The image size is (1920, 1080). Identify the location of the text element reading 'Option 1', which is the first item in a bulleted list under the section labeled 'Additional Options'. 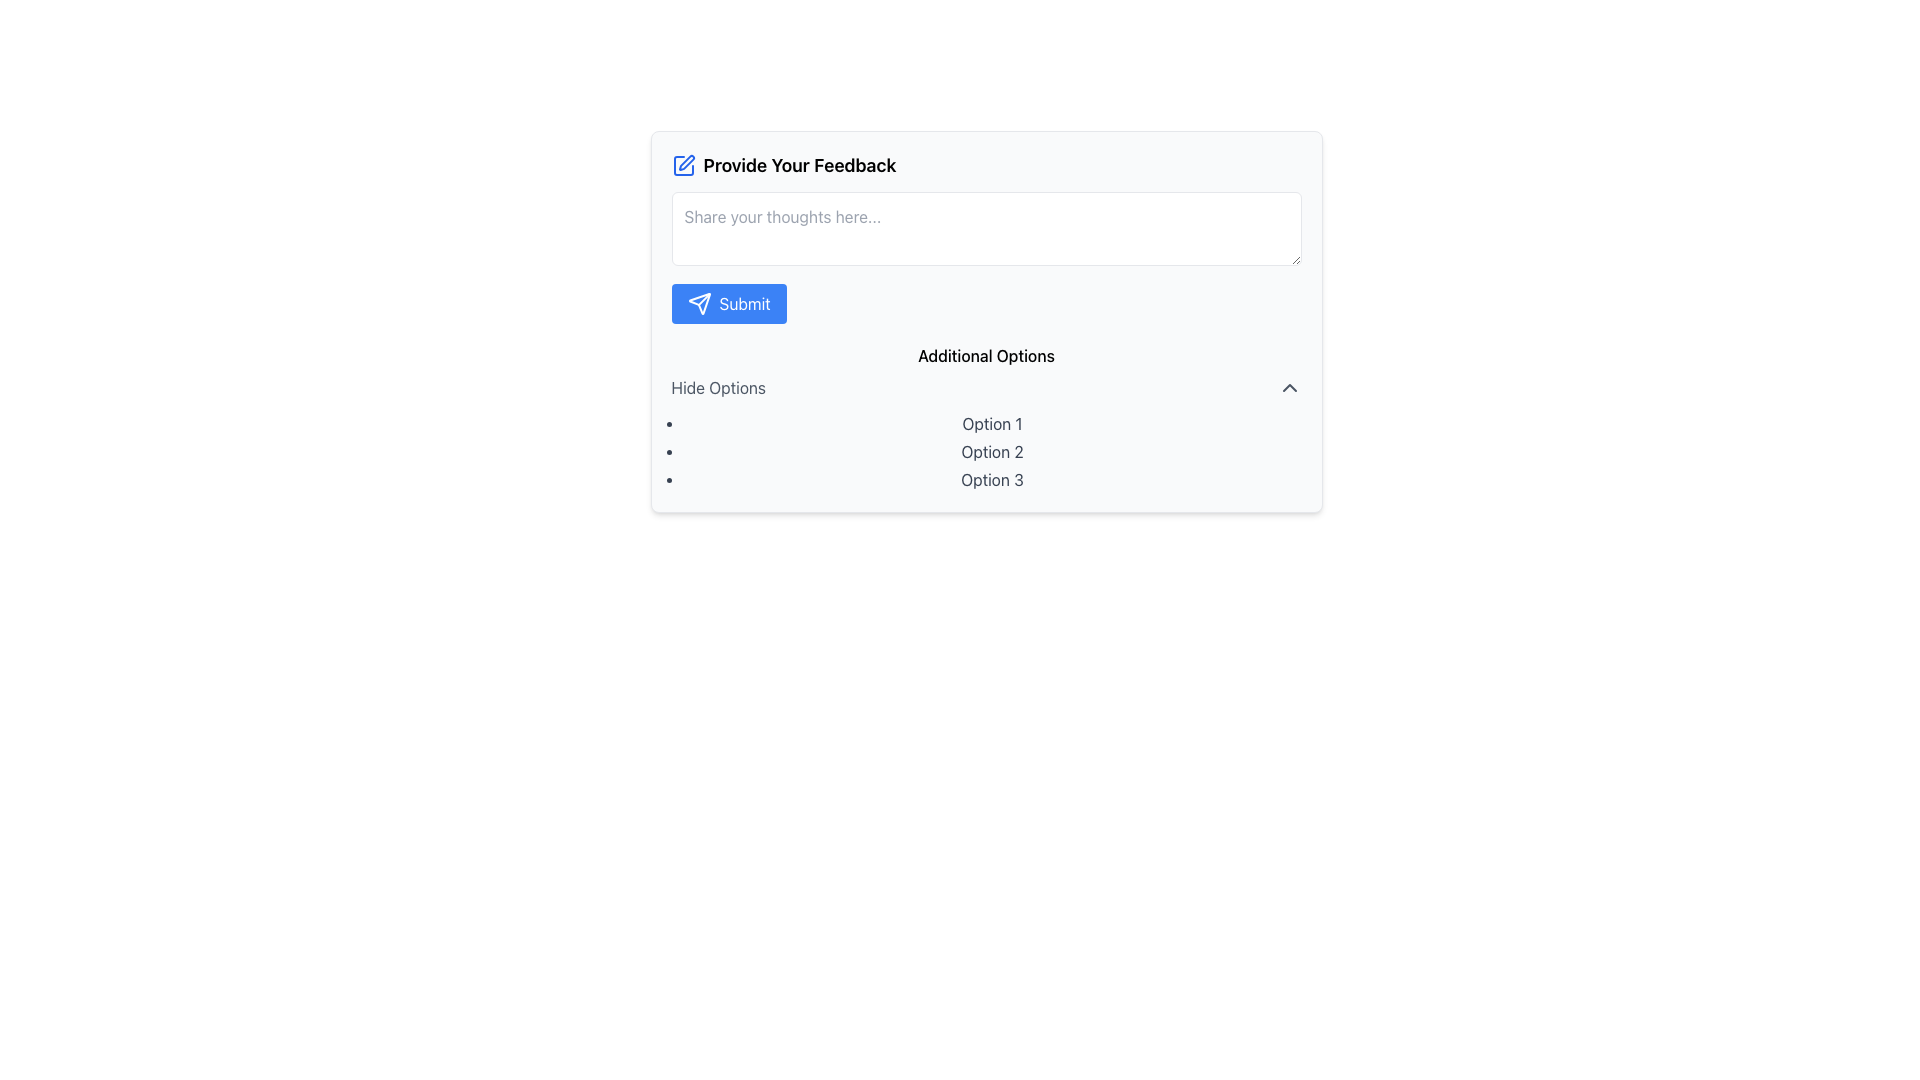
(992, 423).